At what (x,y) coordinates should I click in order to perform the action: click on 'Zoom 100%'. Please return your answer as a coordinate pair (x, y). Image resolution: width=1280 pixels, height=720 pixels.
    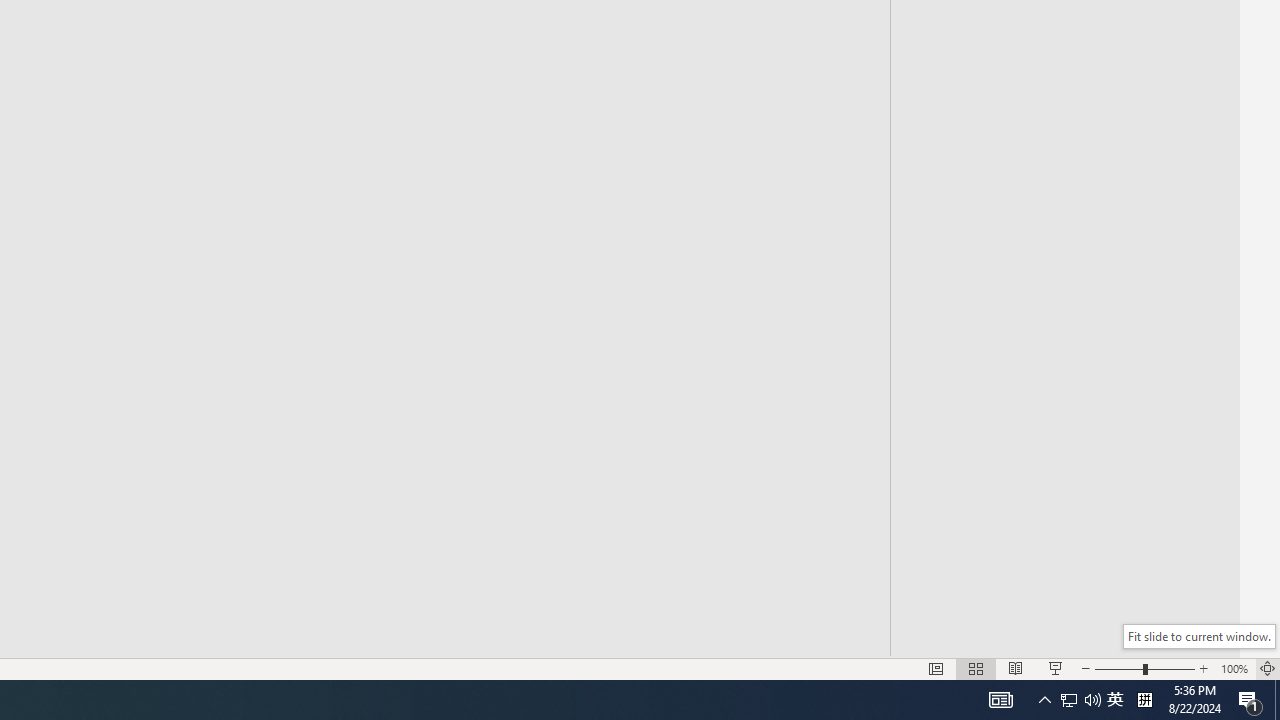
    Looking at the image, I should click on (1233, 669).